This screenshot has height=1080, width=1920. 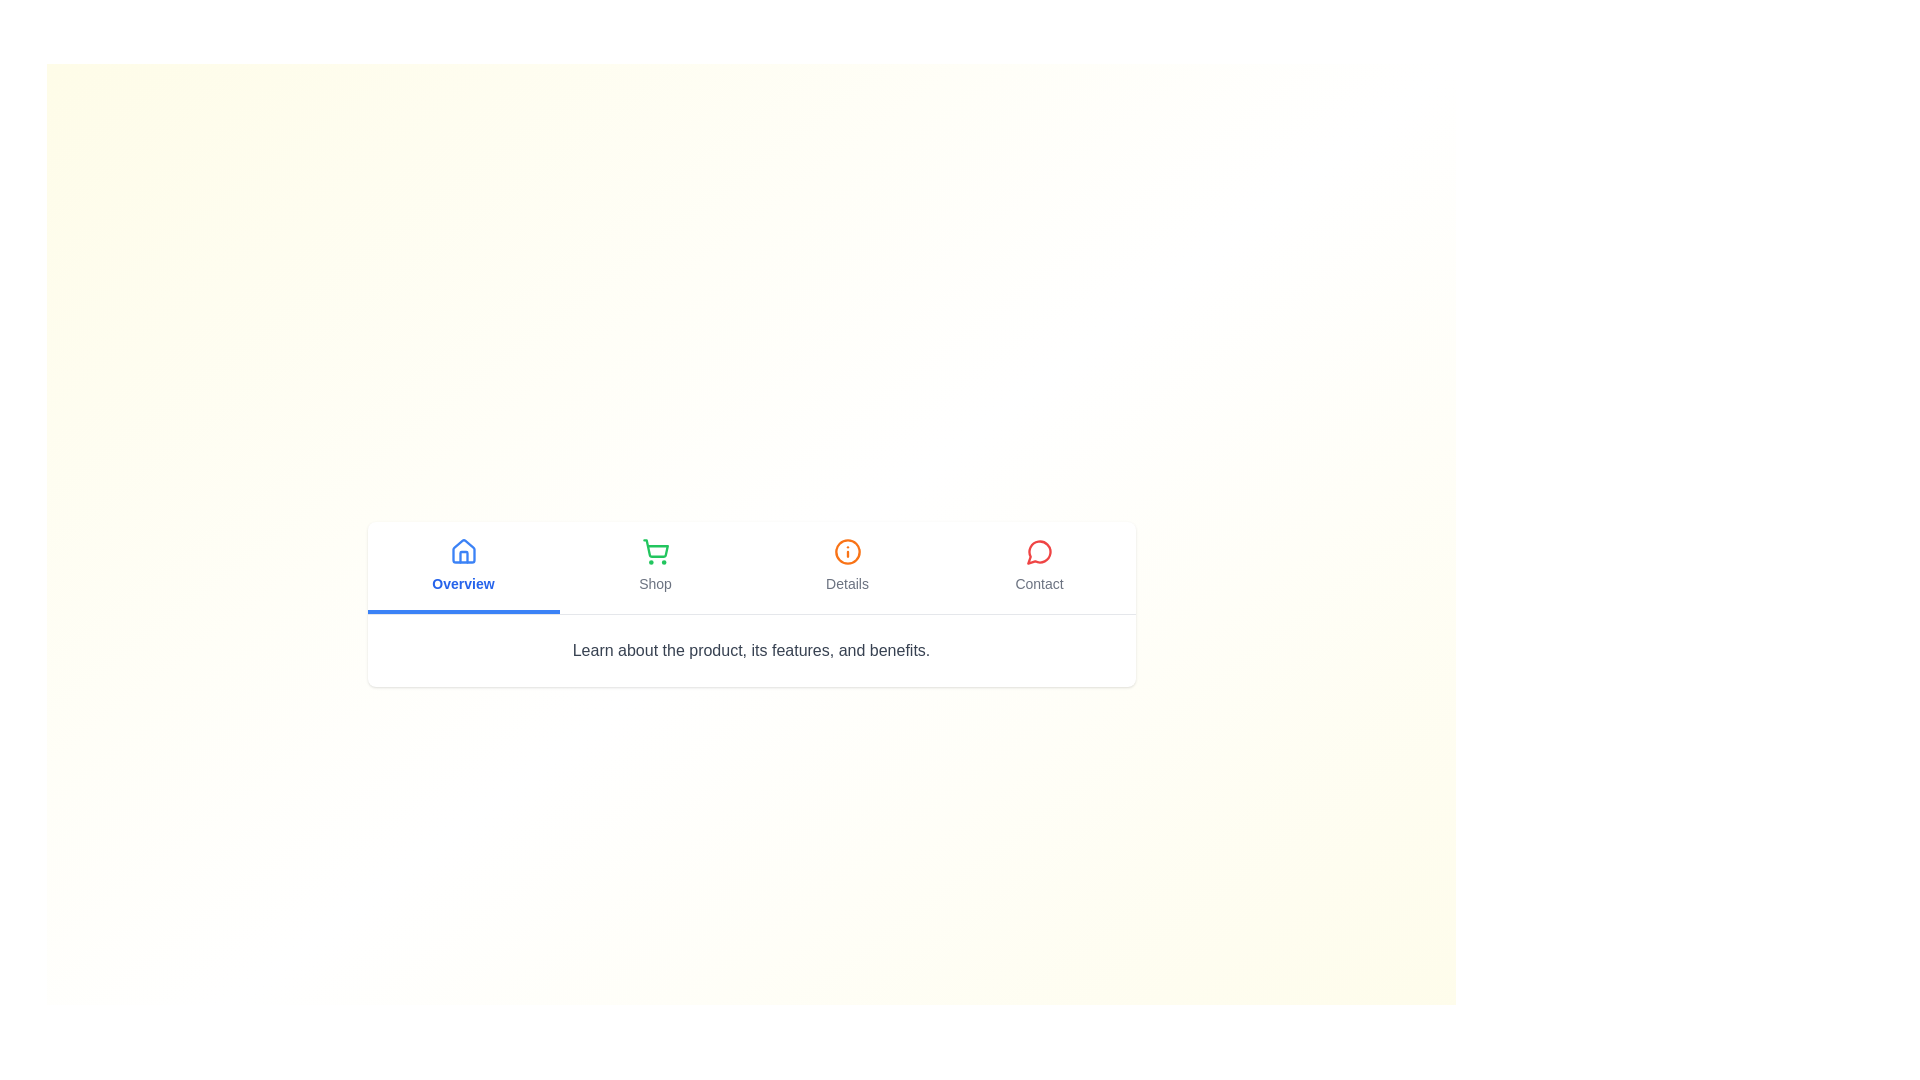 What do you see at coordinates (655, 567) in the screenshot?
I see `the Shop tab to observe its hover effect` at bounding box center [655, 567].